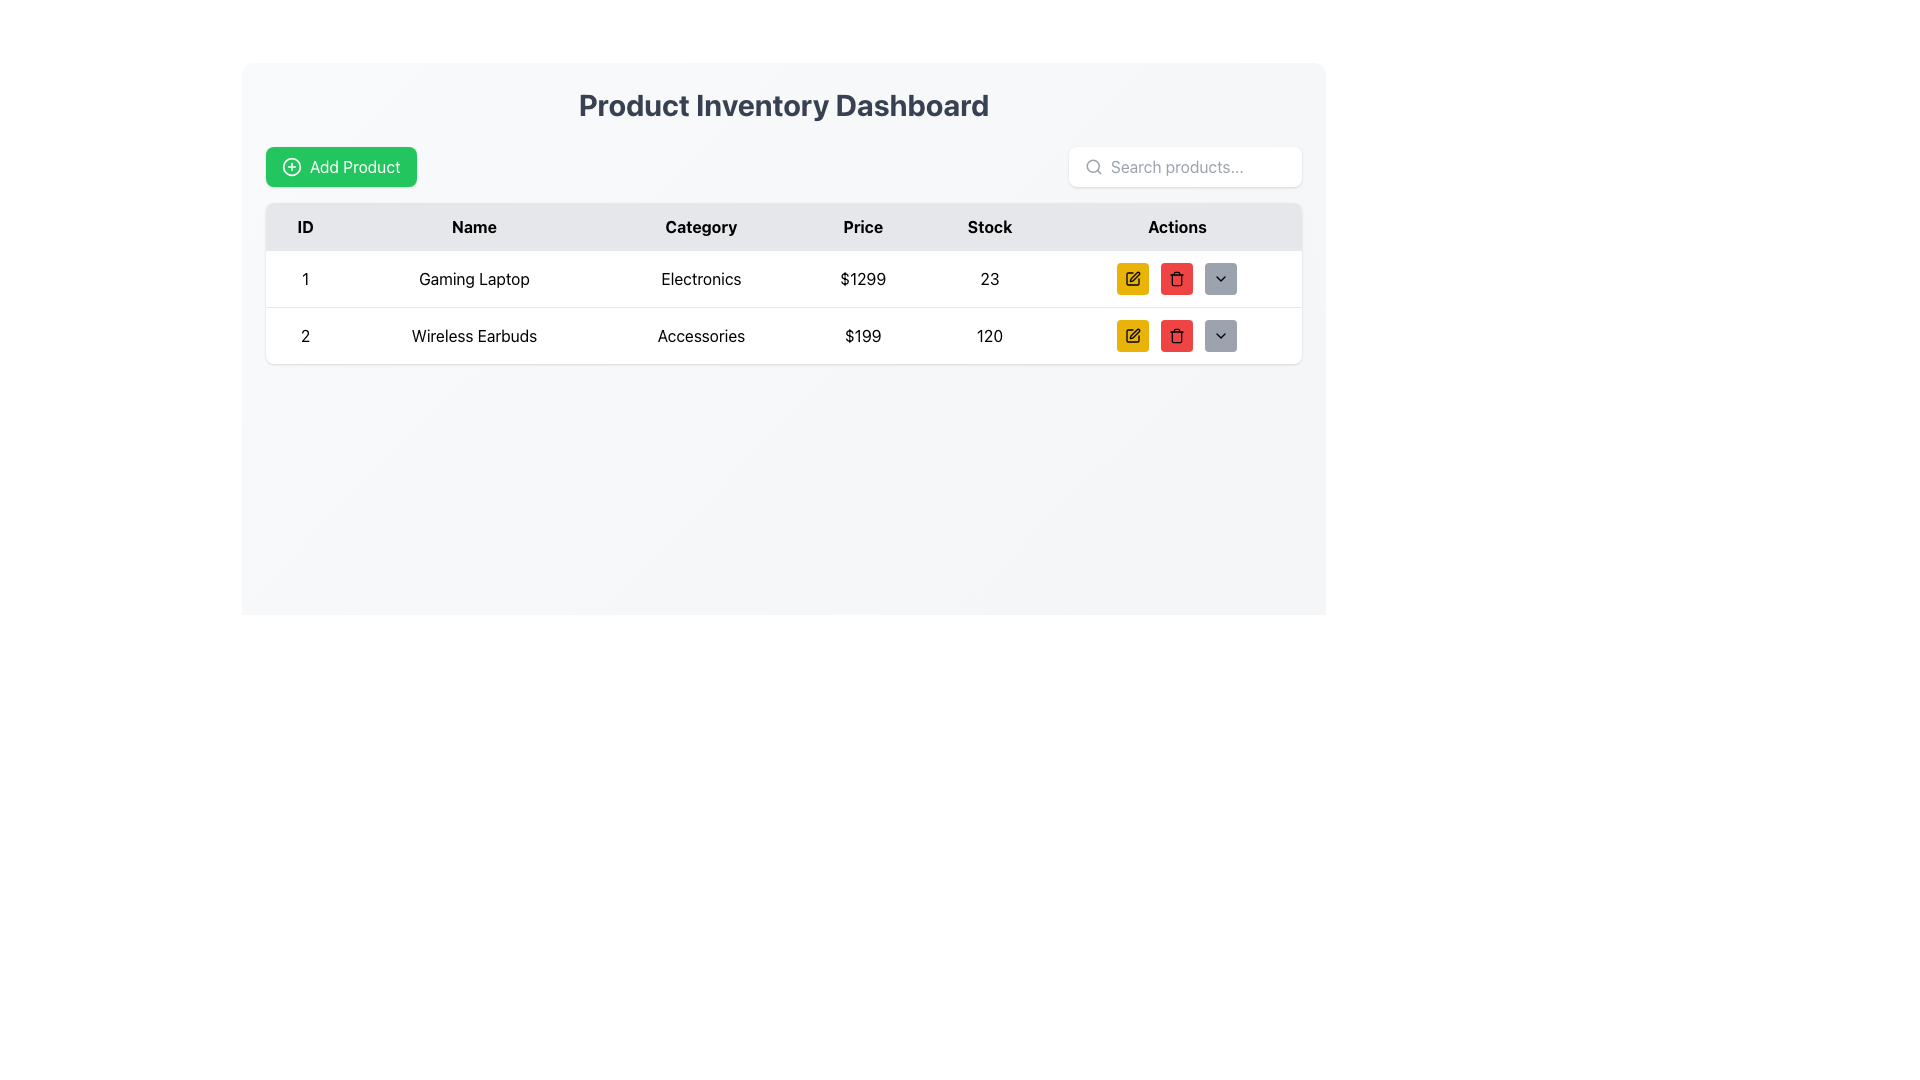  Describe the element at coordinates (989, 226) in the screenshot. I see `the 'Stock' text label, which is a bold black font on a light gray background, centrally aligned in the header row of the table, located between the 'Price' and 'Actions' column headers` at that location.